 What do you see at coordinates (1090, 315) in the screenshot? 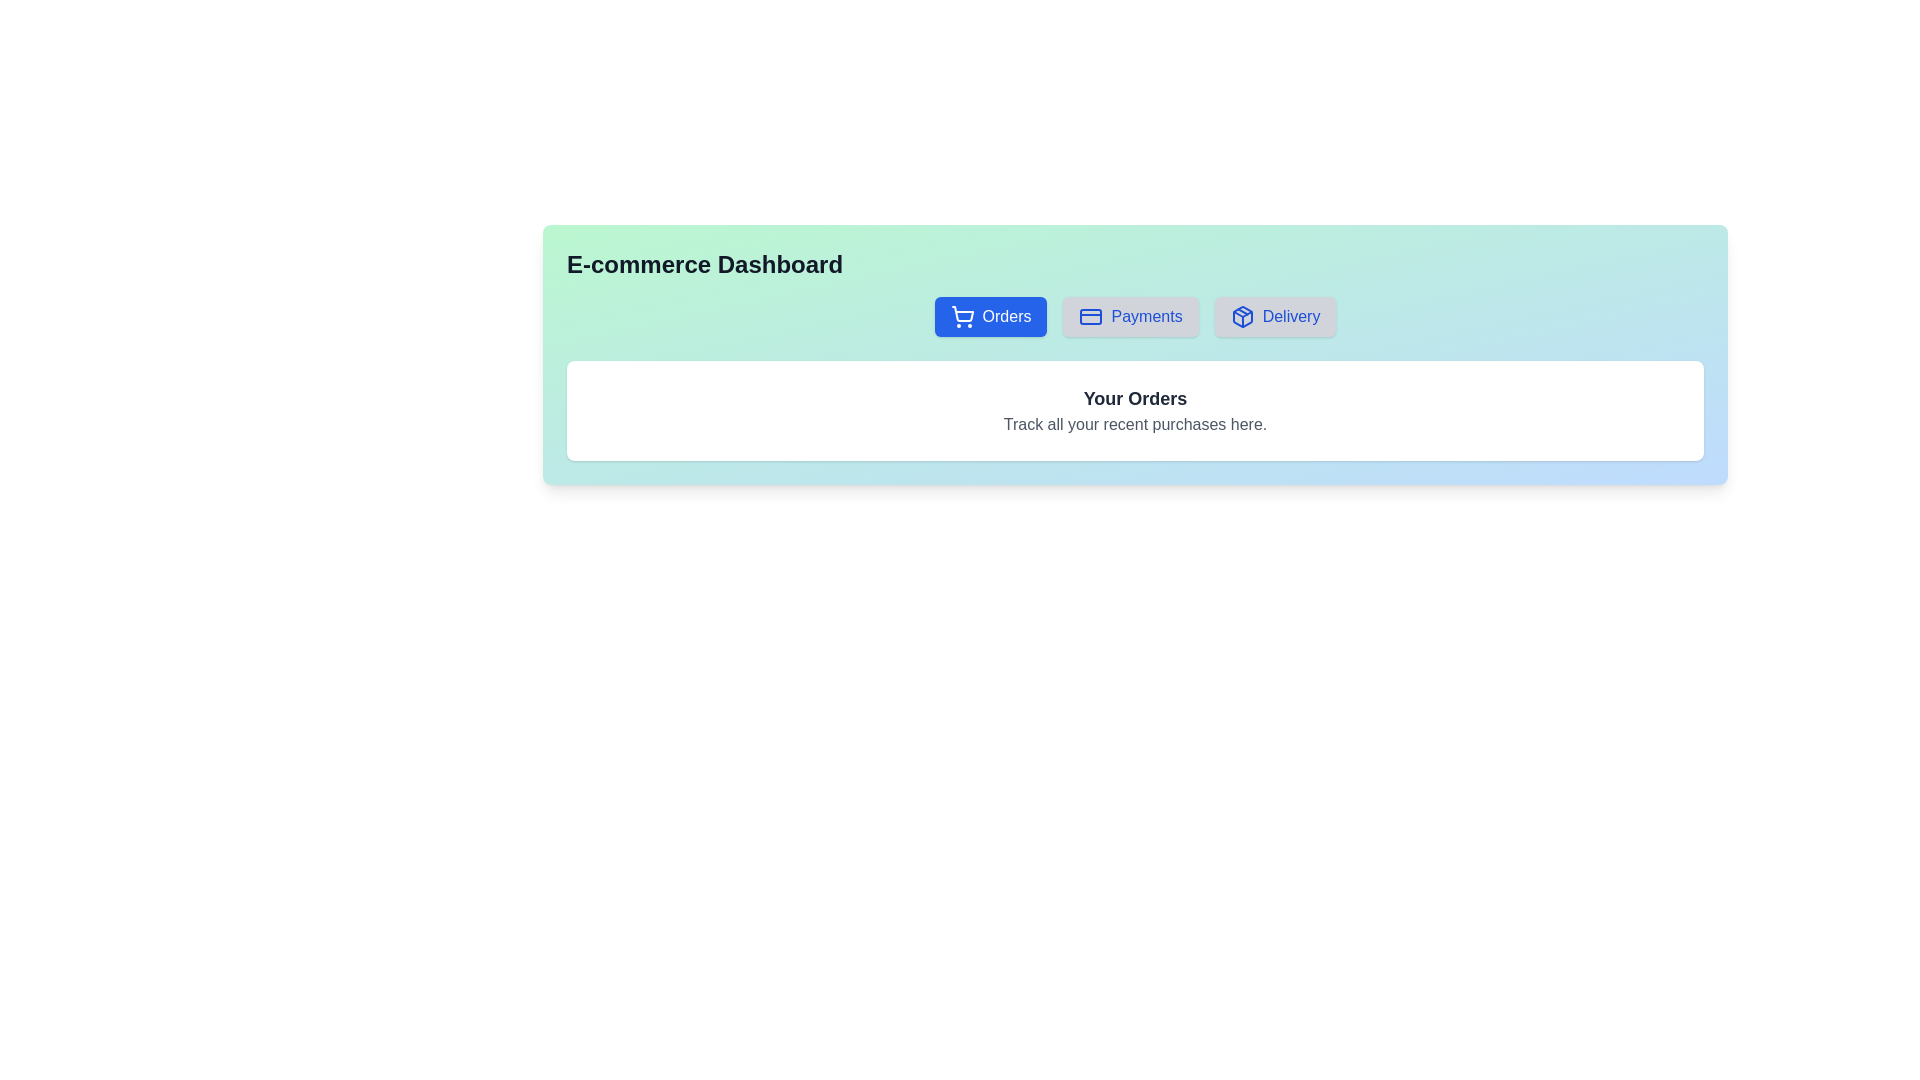
I see `the small credit card icon located within the 'Payments' button at the upper part of the interface` at bounding box center [1090, 315].